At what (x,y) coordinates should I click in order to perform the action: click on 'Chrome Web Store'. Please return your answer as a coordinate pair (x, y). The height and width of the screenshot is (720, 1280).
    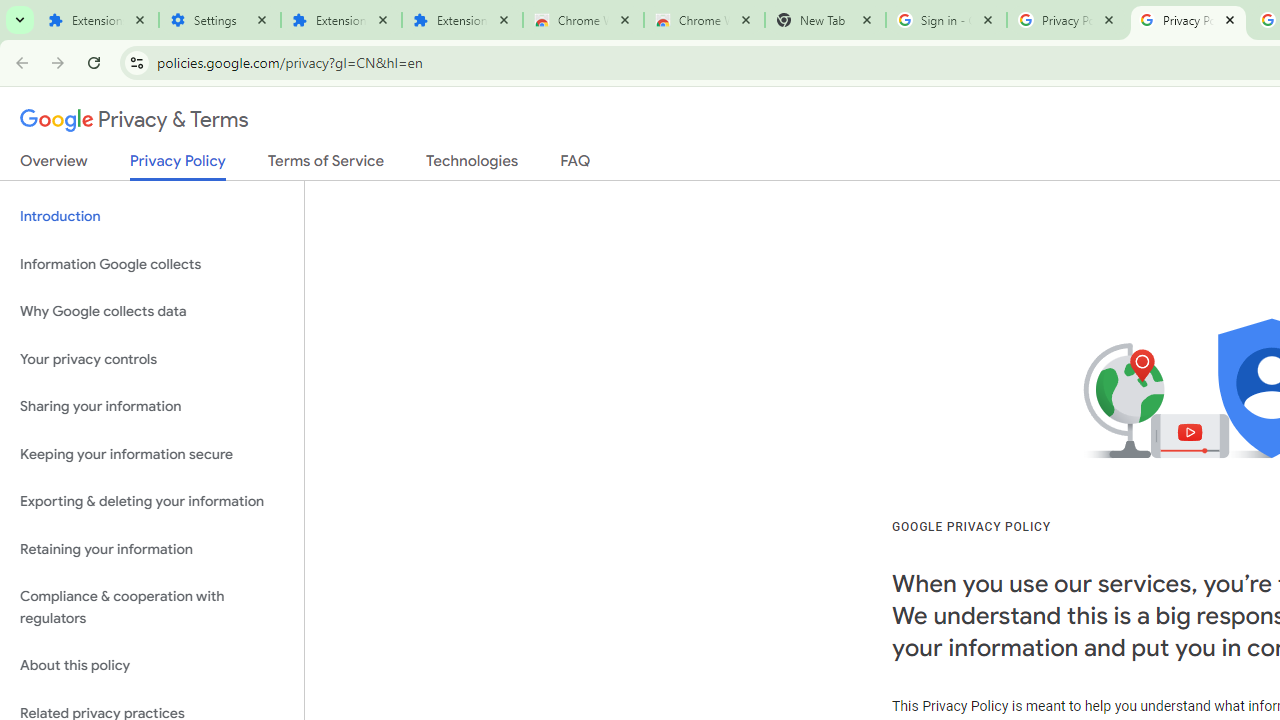
    Looking at the image, I should click on (582, 20).